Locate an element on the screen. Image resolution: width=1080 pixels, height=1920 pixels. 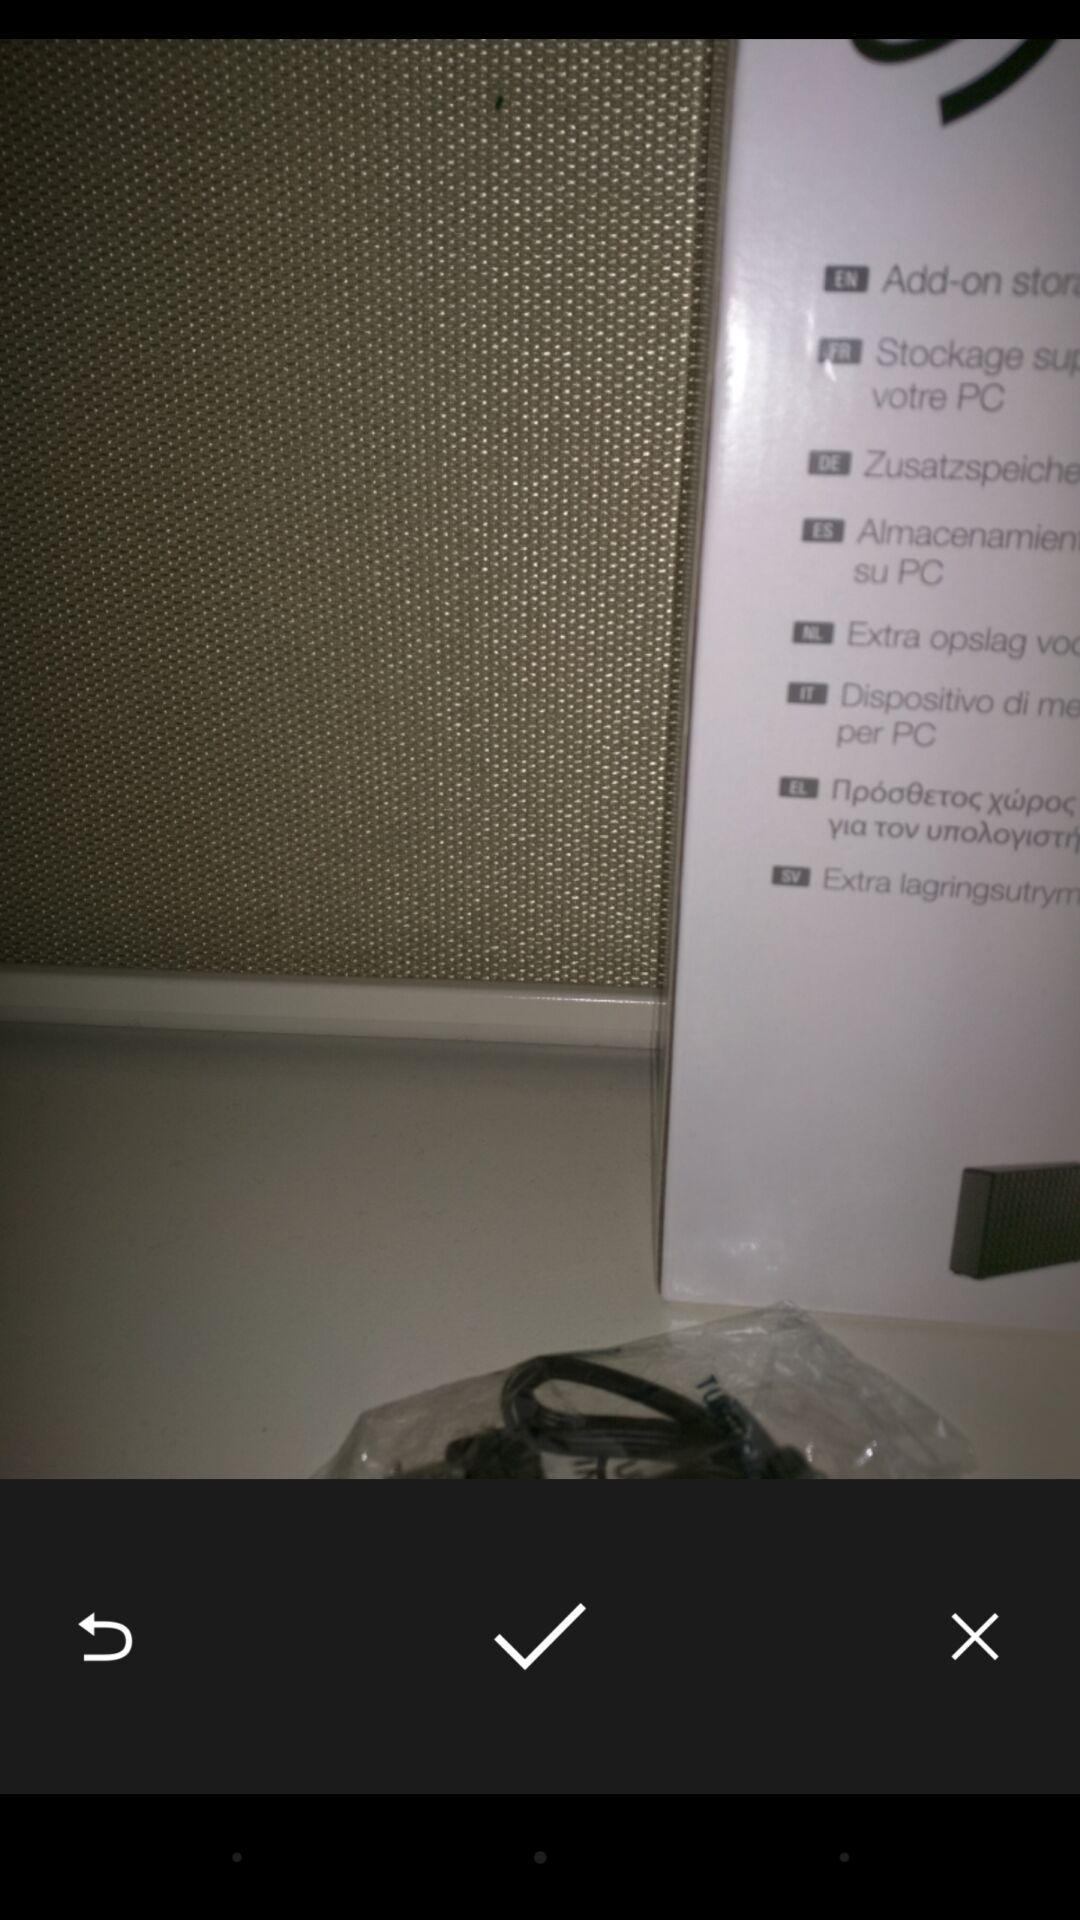
the icon at the bottom right corner is located at coordinates (974, 1636).